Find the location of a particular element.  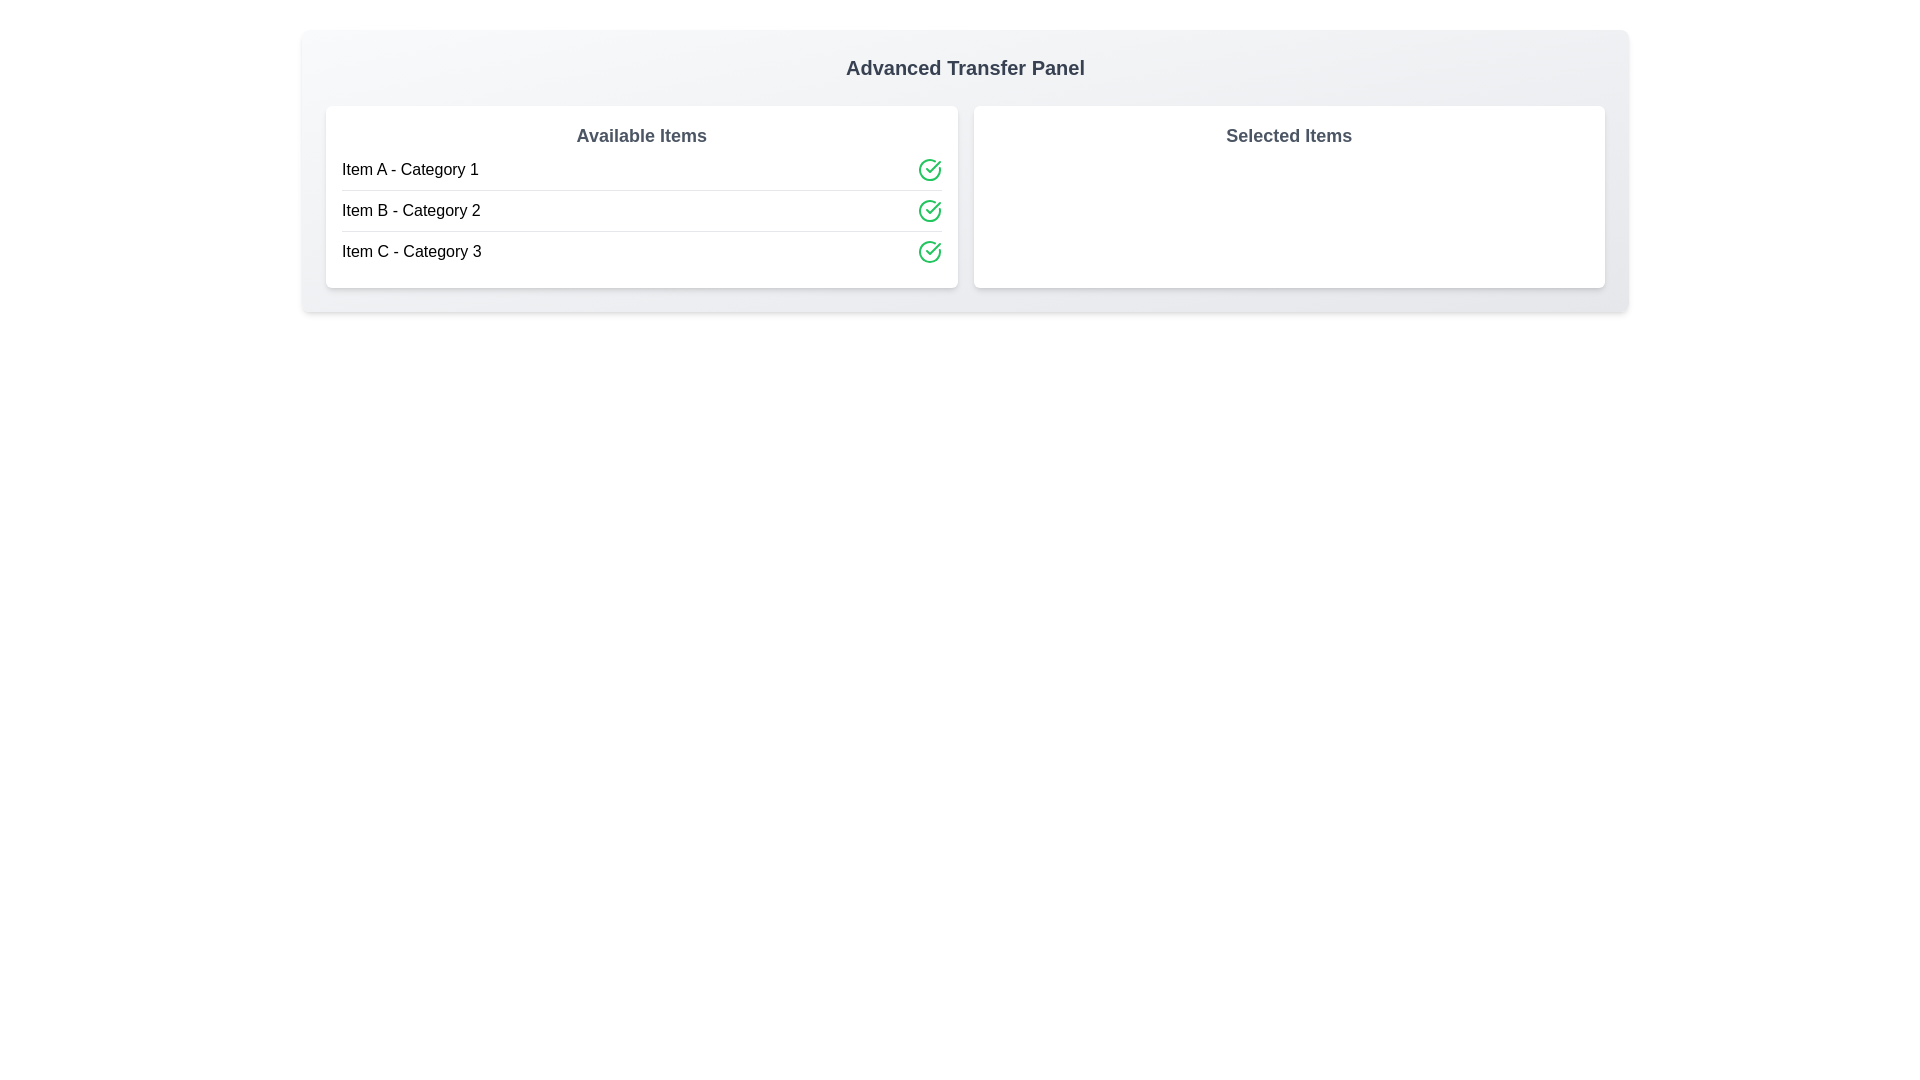

the visual feedback of the status icon with a checkmark located at the far right of the row labeled 'Item C - Category 3' in the 'Available Items' section is located at coordinates (928, 250).